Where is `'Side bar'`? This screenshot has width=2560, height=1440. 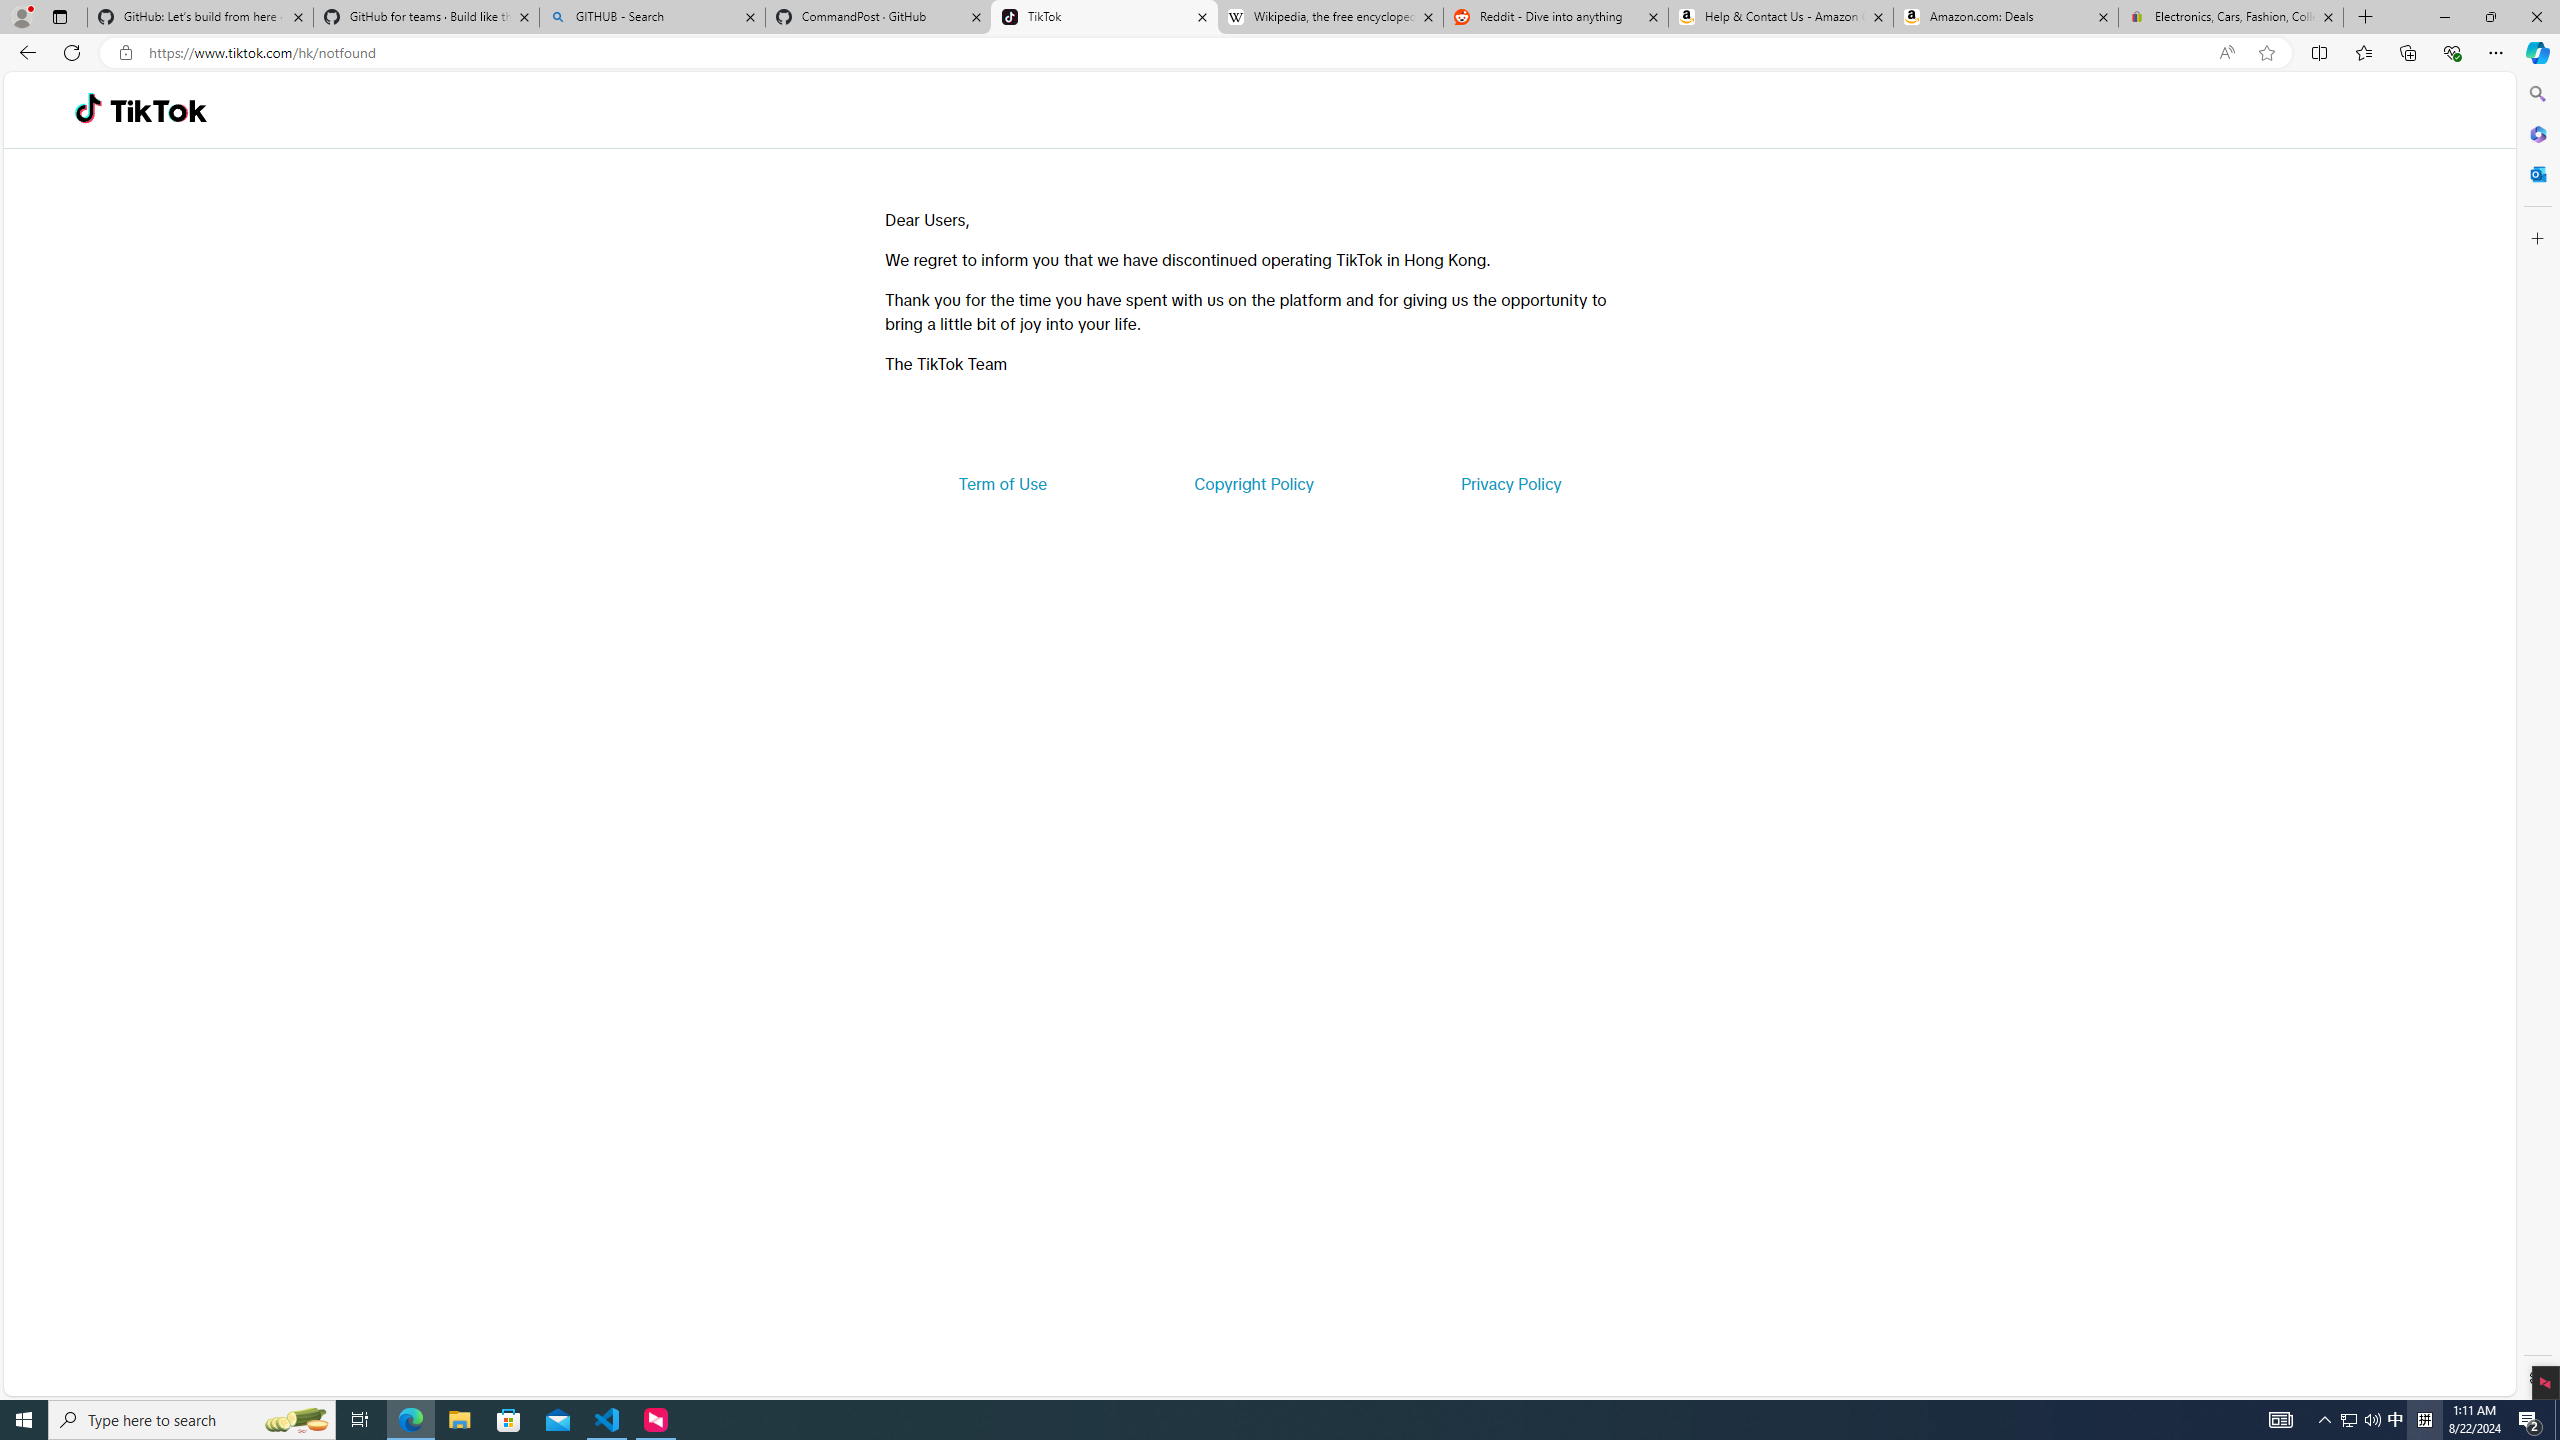 'Side bar' is located at coordinates (2537, 735).